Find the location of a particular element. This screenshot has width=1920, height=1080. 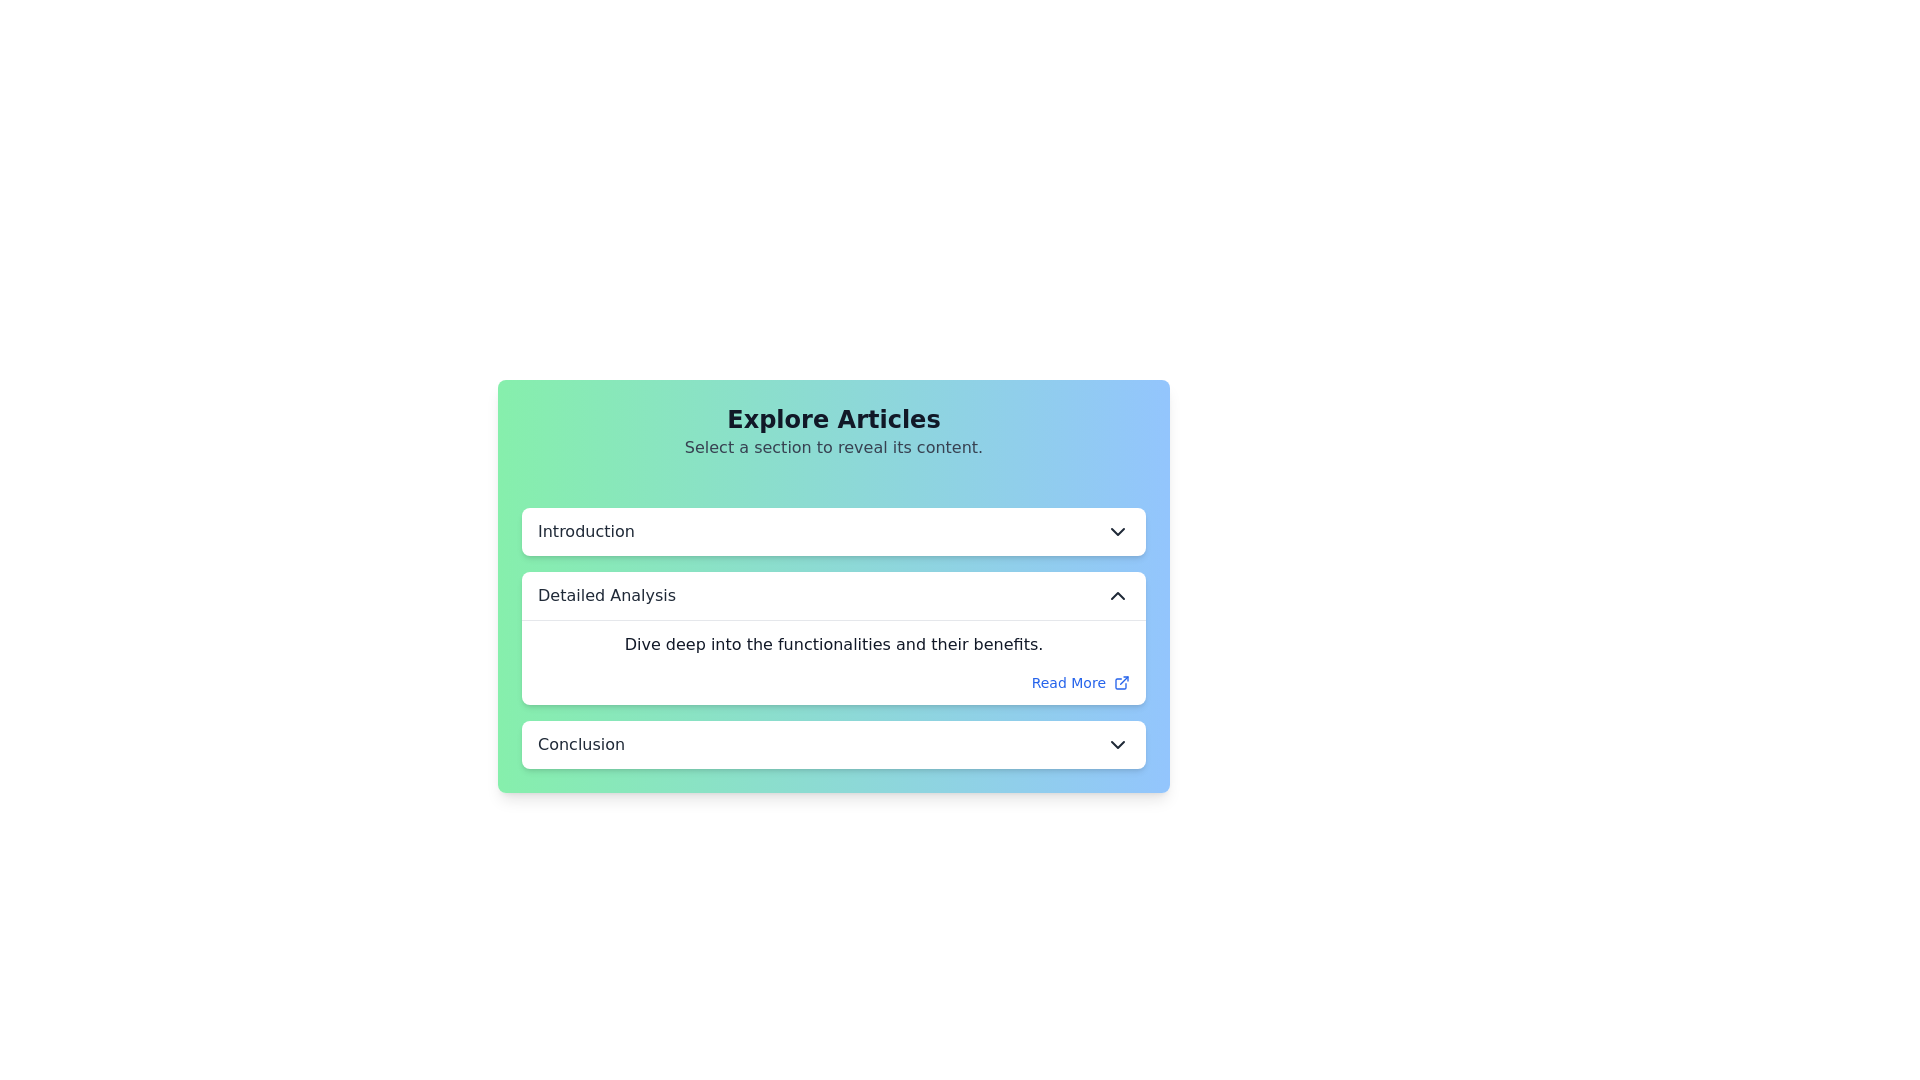

the toggle button icon that indicates the state of the 'Detailed Analysis' section, located to the far right of the section header is located at coordinates (1117, 595).